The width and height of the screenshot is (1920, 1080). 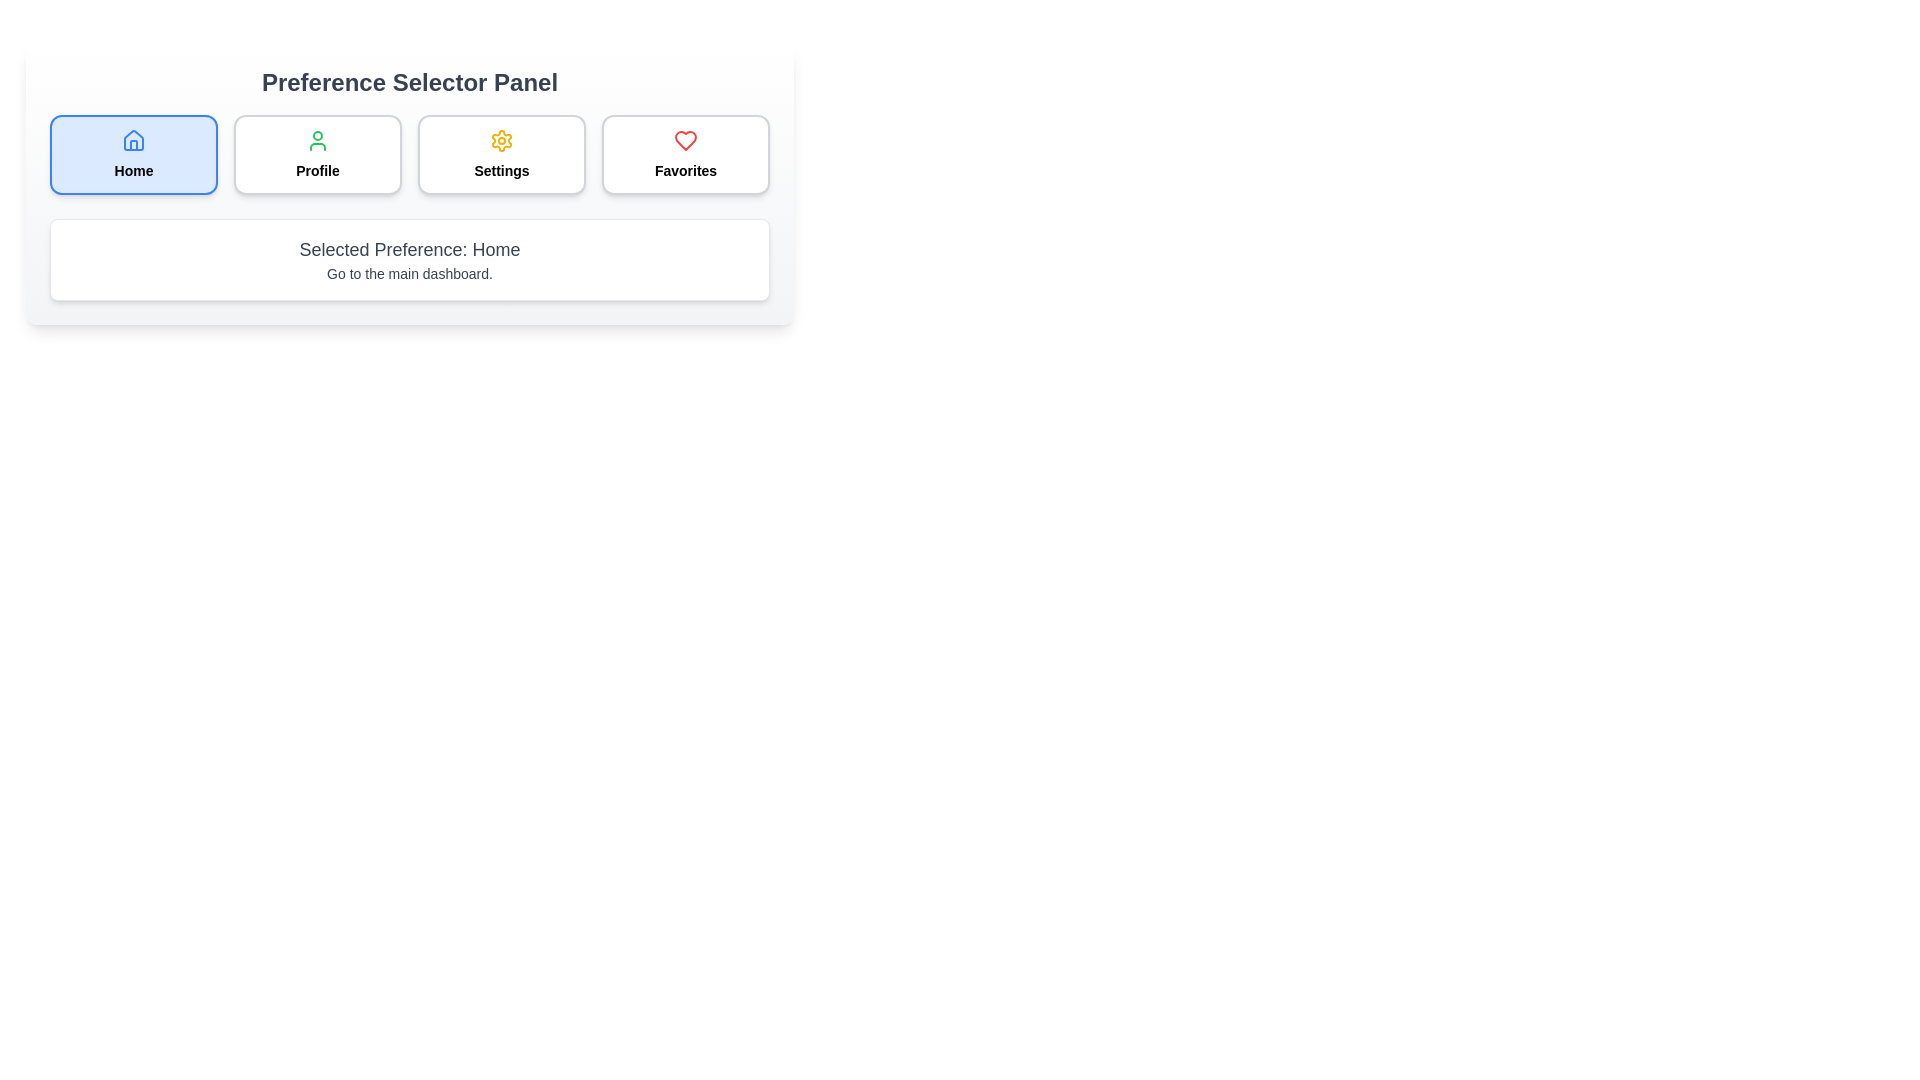 I want to click on the gear-shaped icon, which is centrally placed within the 'Settings' button, so click(x=502, y=140).